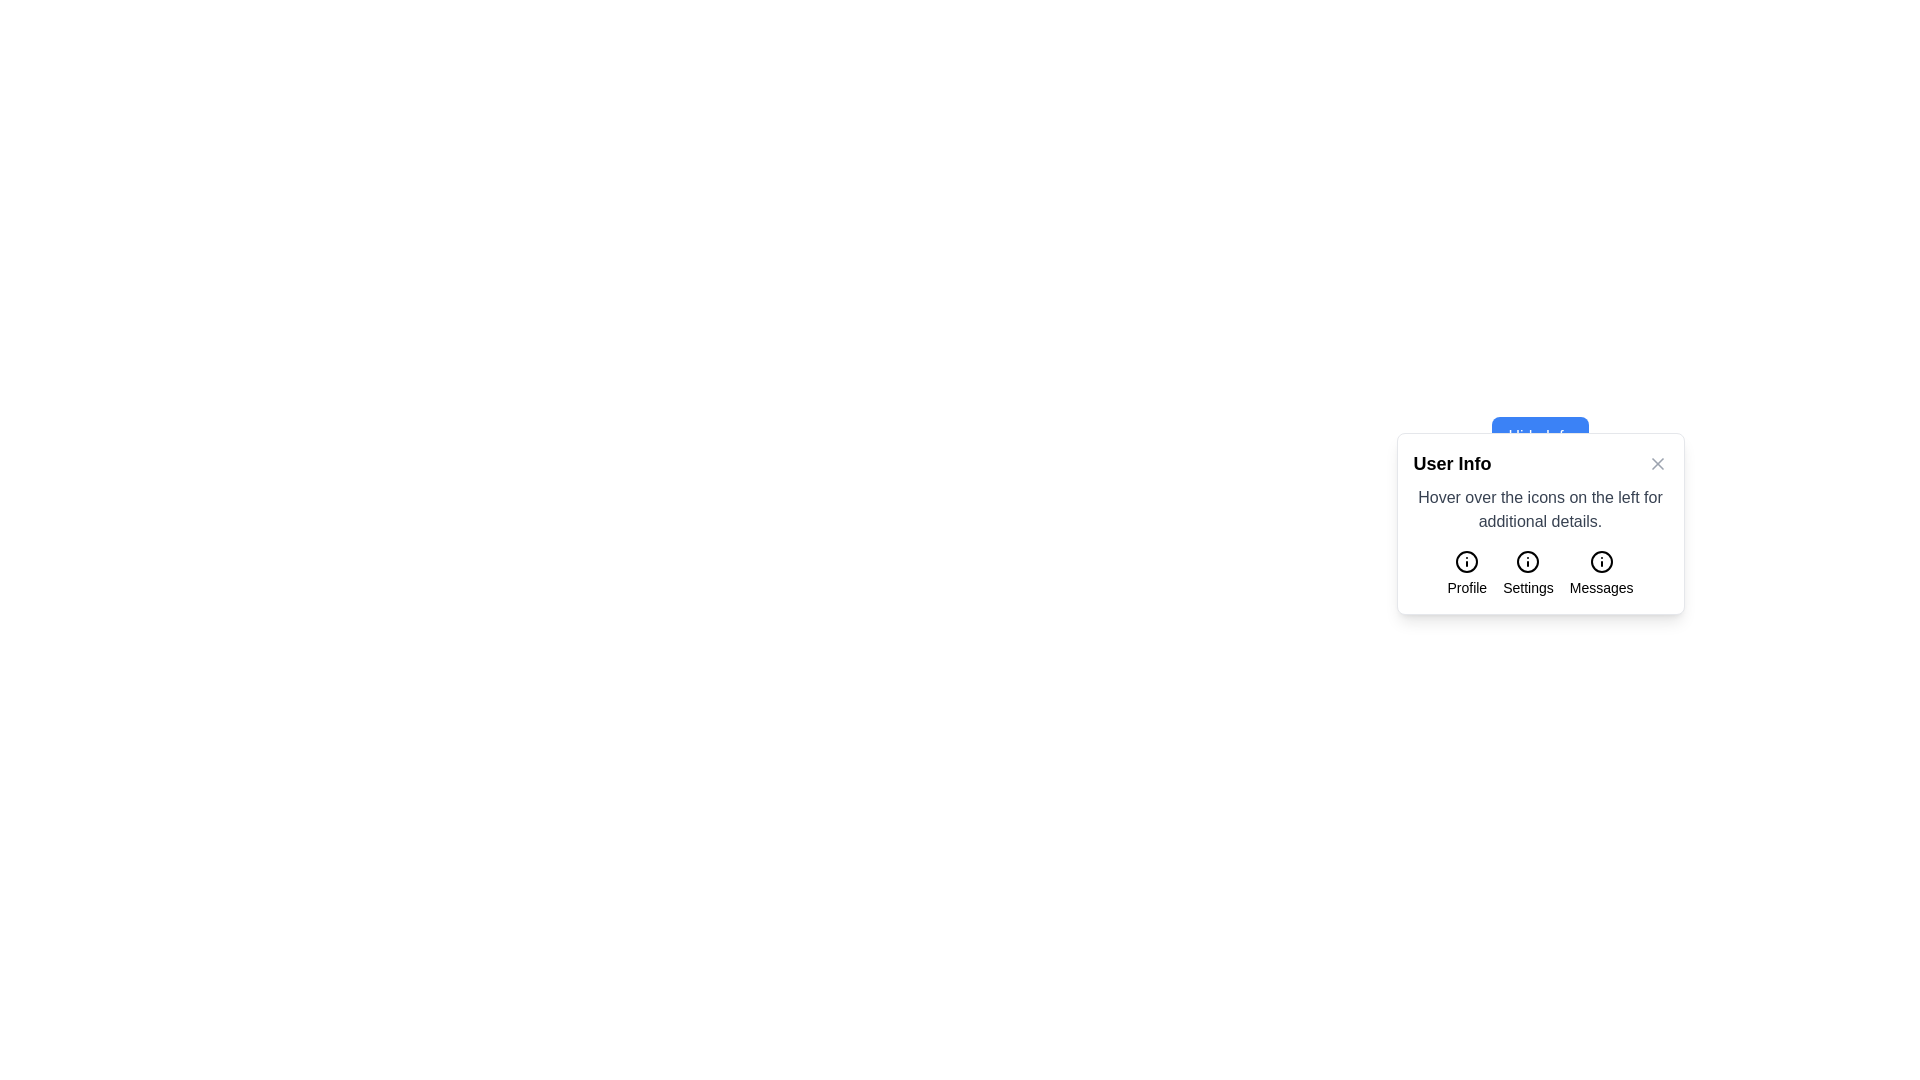  What do you see at coordinates (1601, 562) in the screenshot?
I see `the SVG circle element with a black outline, located centrally within the information icon under the label 'Messages'` at bounding box center [1601, 562].